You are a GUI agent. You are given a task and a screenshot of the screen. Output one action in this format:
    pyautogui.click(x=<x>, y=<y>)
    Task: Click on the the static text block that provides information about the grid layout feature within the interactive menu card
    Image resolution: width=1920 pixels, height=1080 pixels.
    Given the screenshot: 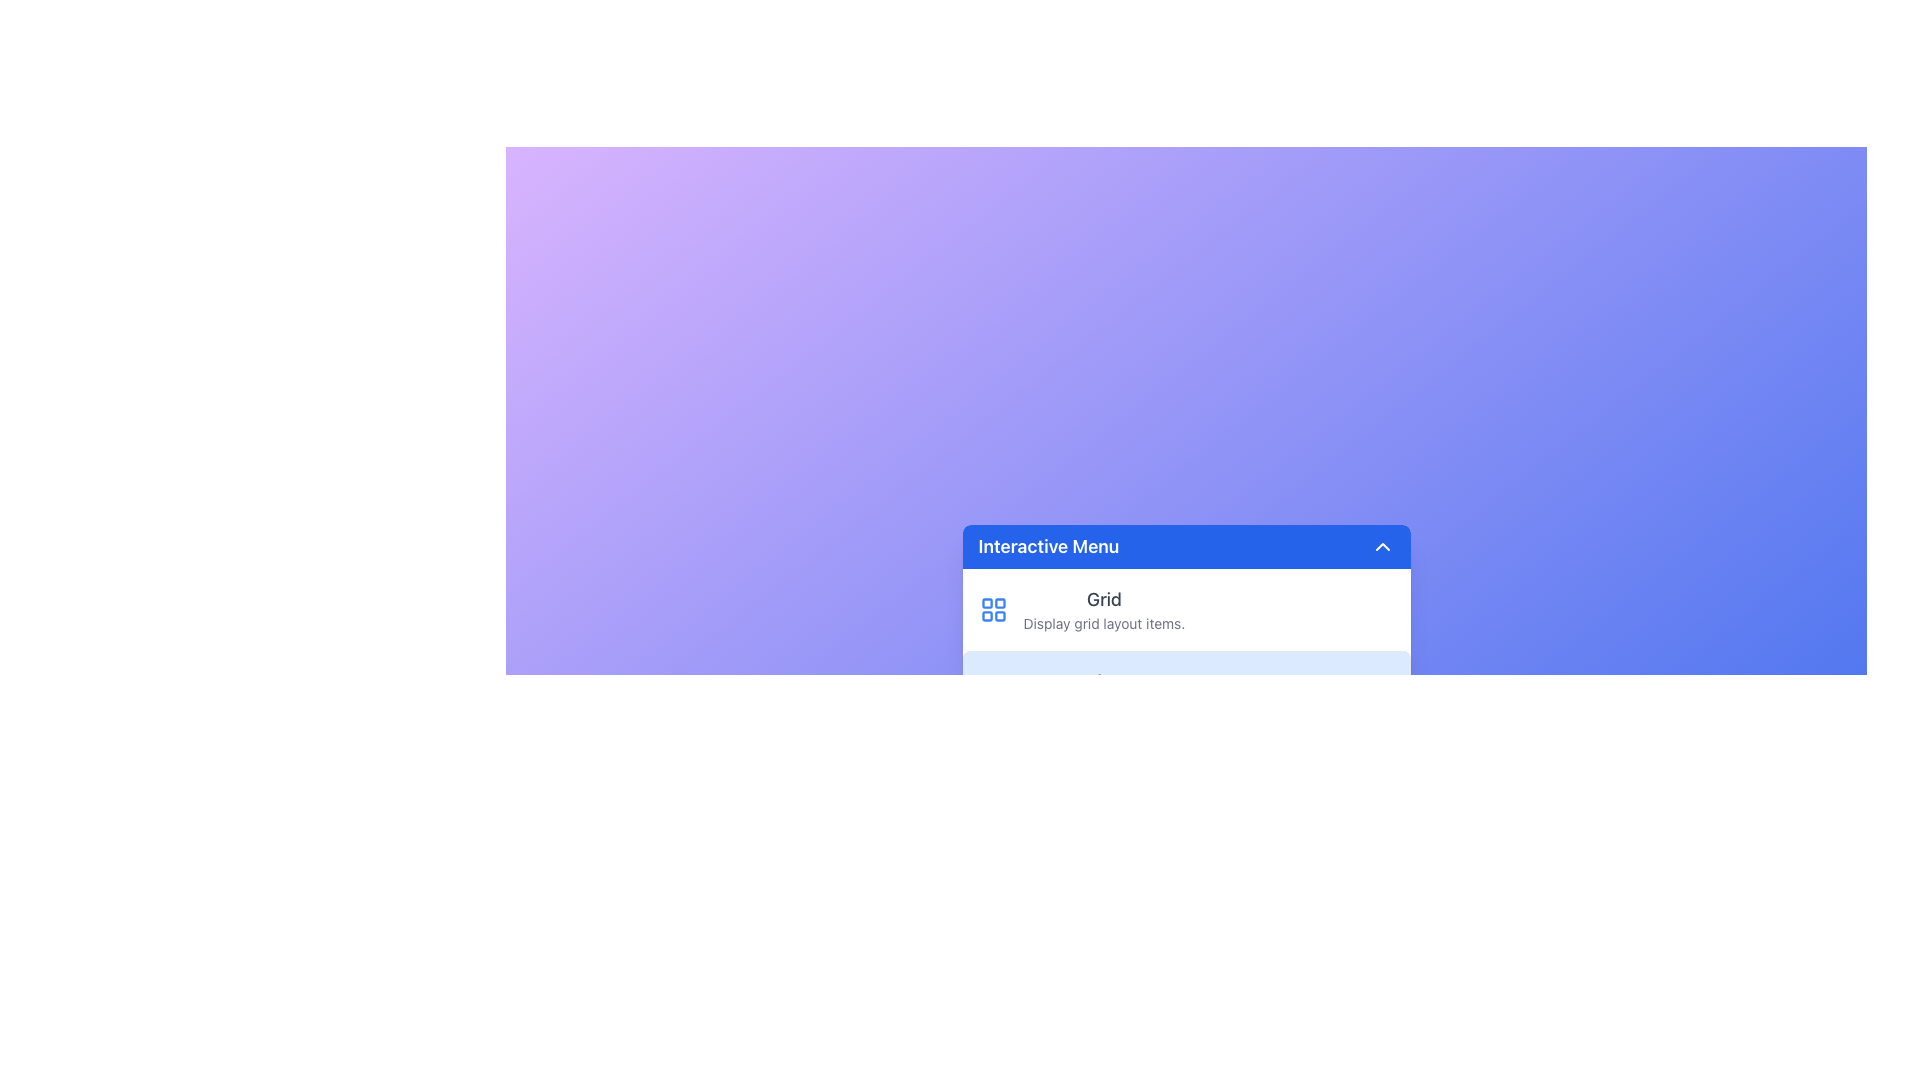 What is the action you would take?
    pyautogui.click(x=1103, y=608)
    